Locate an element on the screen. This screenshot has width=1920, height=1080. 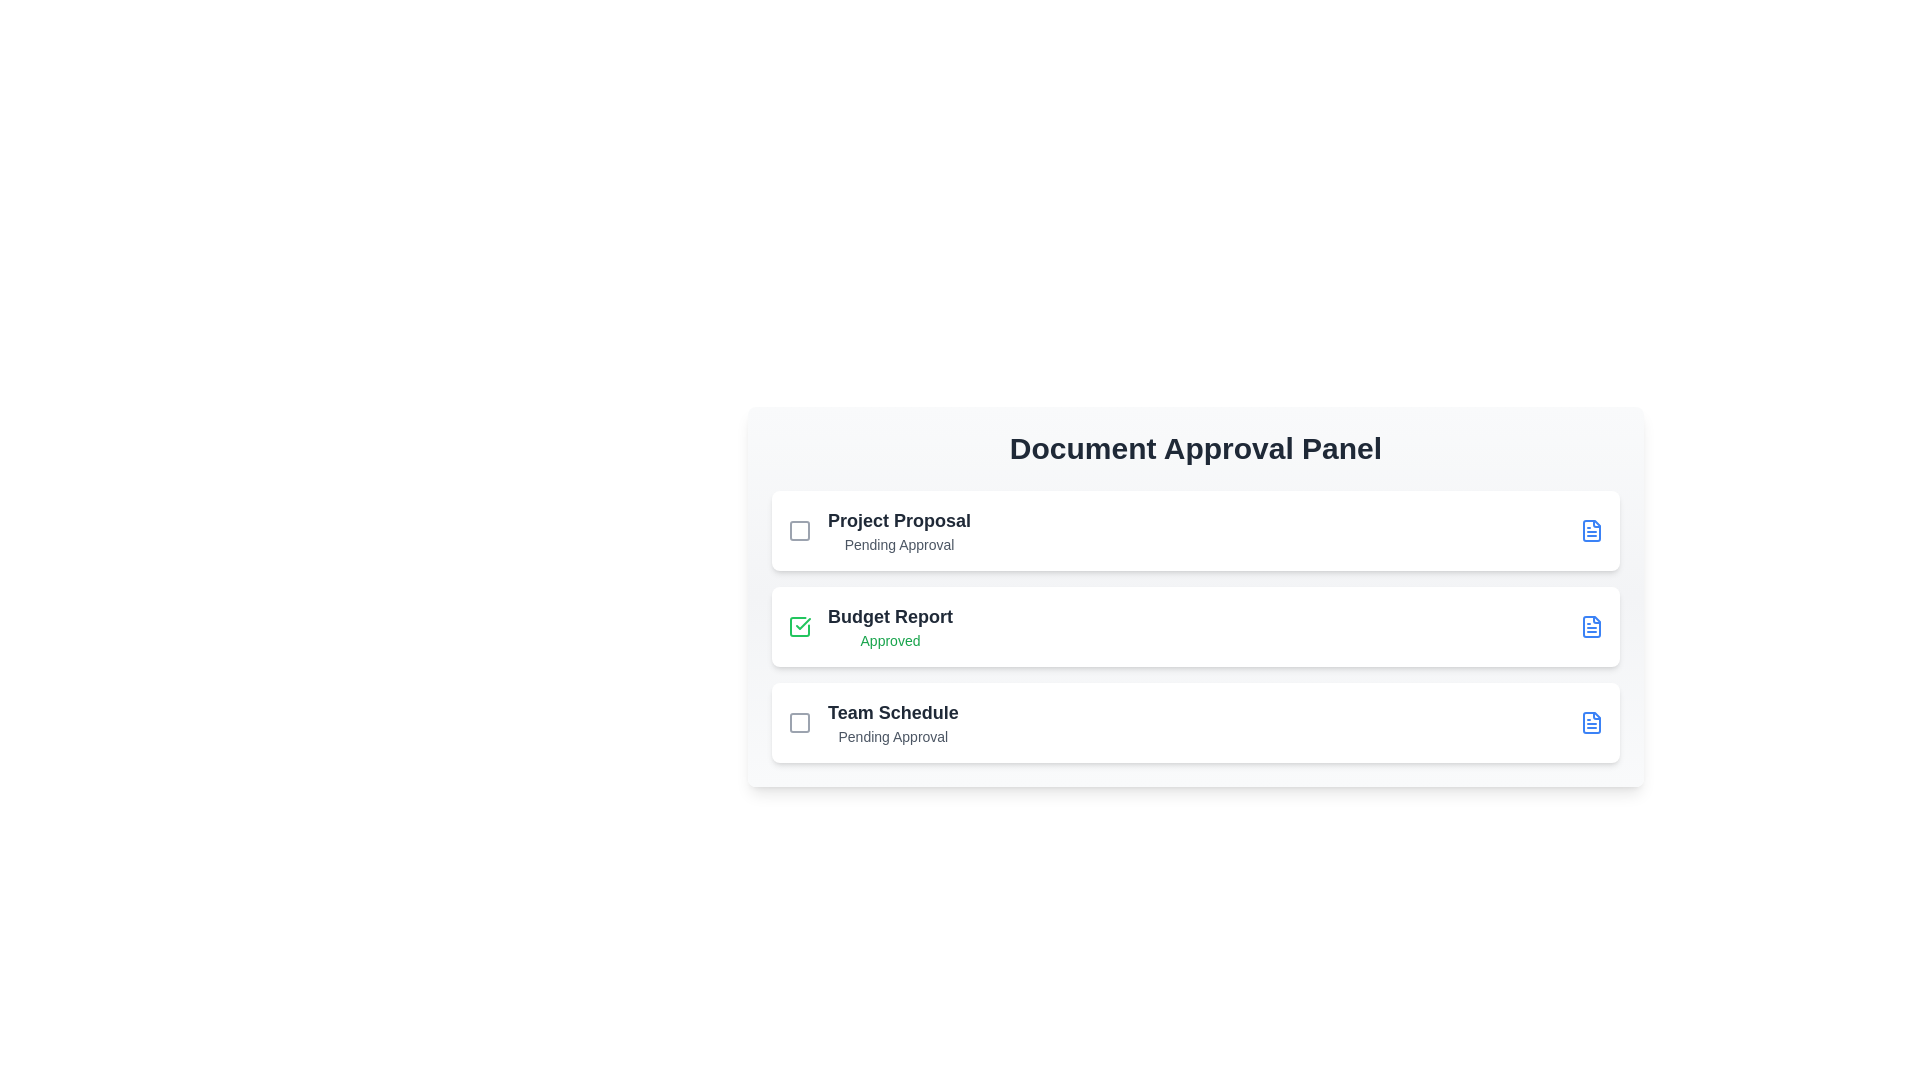
the document icon for Team Schedule is located at coordinates (1591, 722).